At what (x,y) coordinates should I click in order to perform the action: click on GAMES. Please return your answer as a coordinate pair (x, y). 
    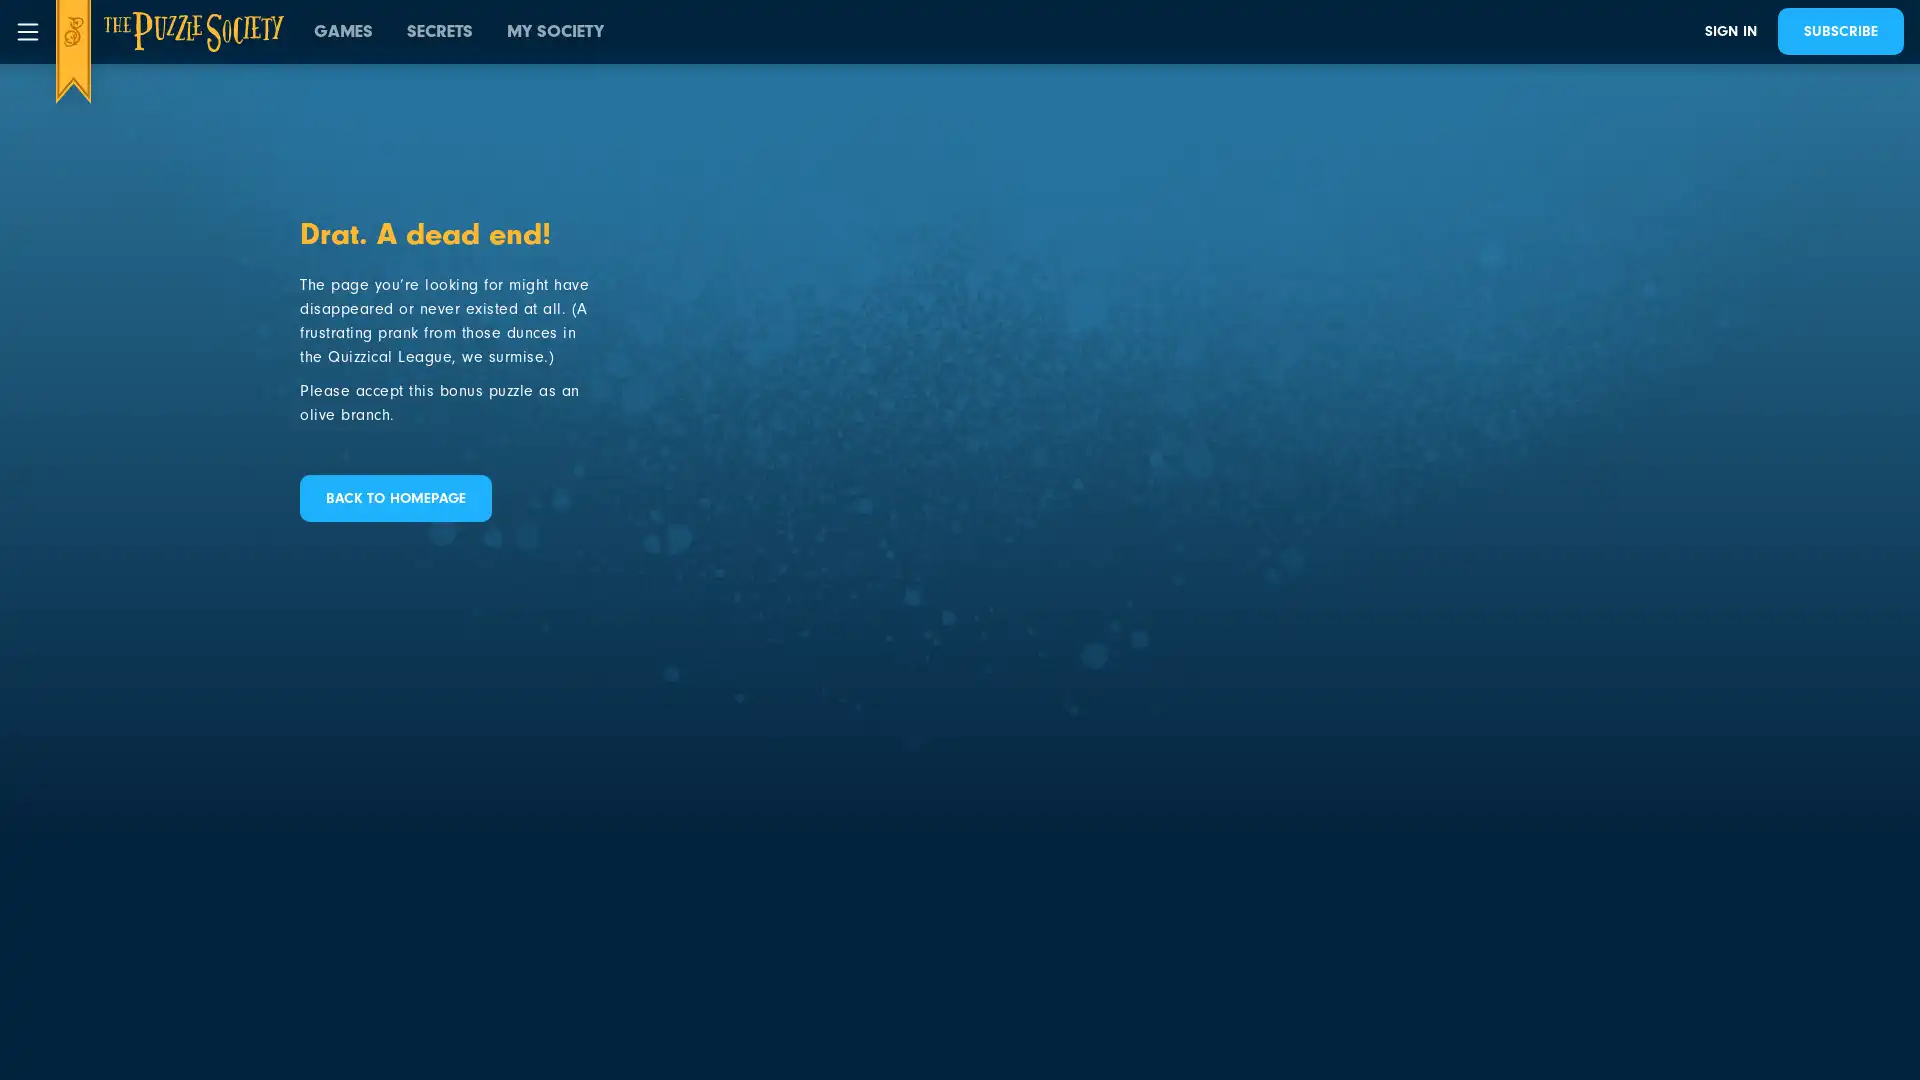
    Looking at the image, I should click on (343, 31).